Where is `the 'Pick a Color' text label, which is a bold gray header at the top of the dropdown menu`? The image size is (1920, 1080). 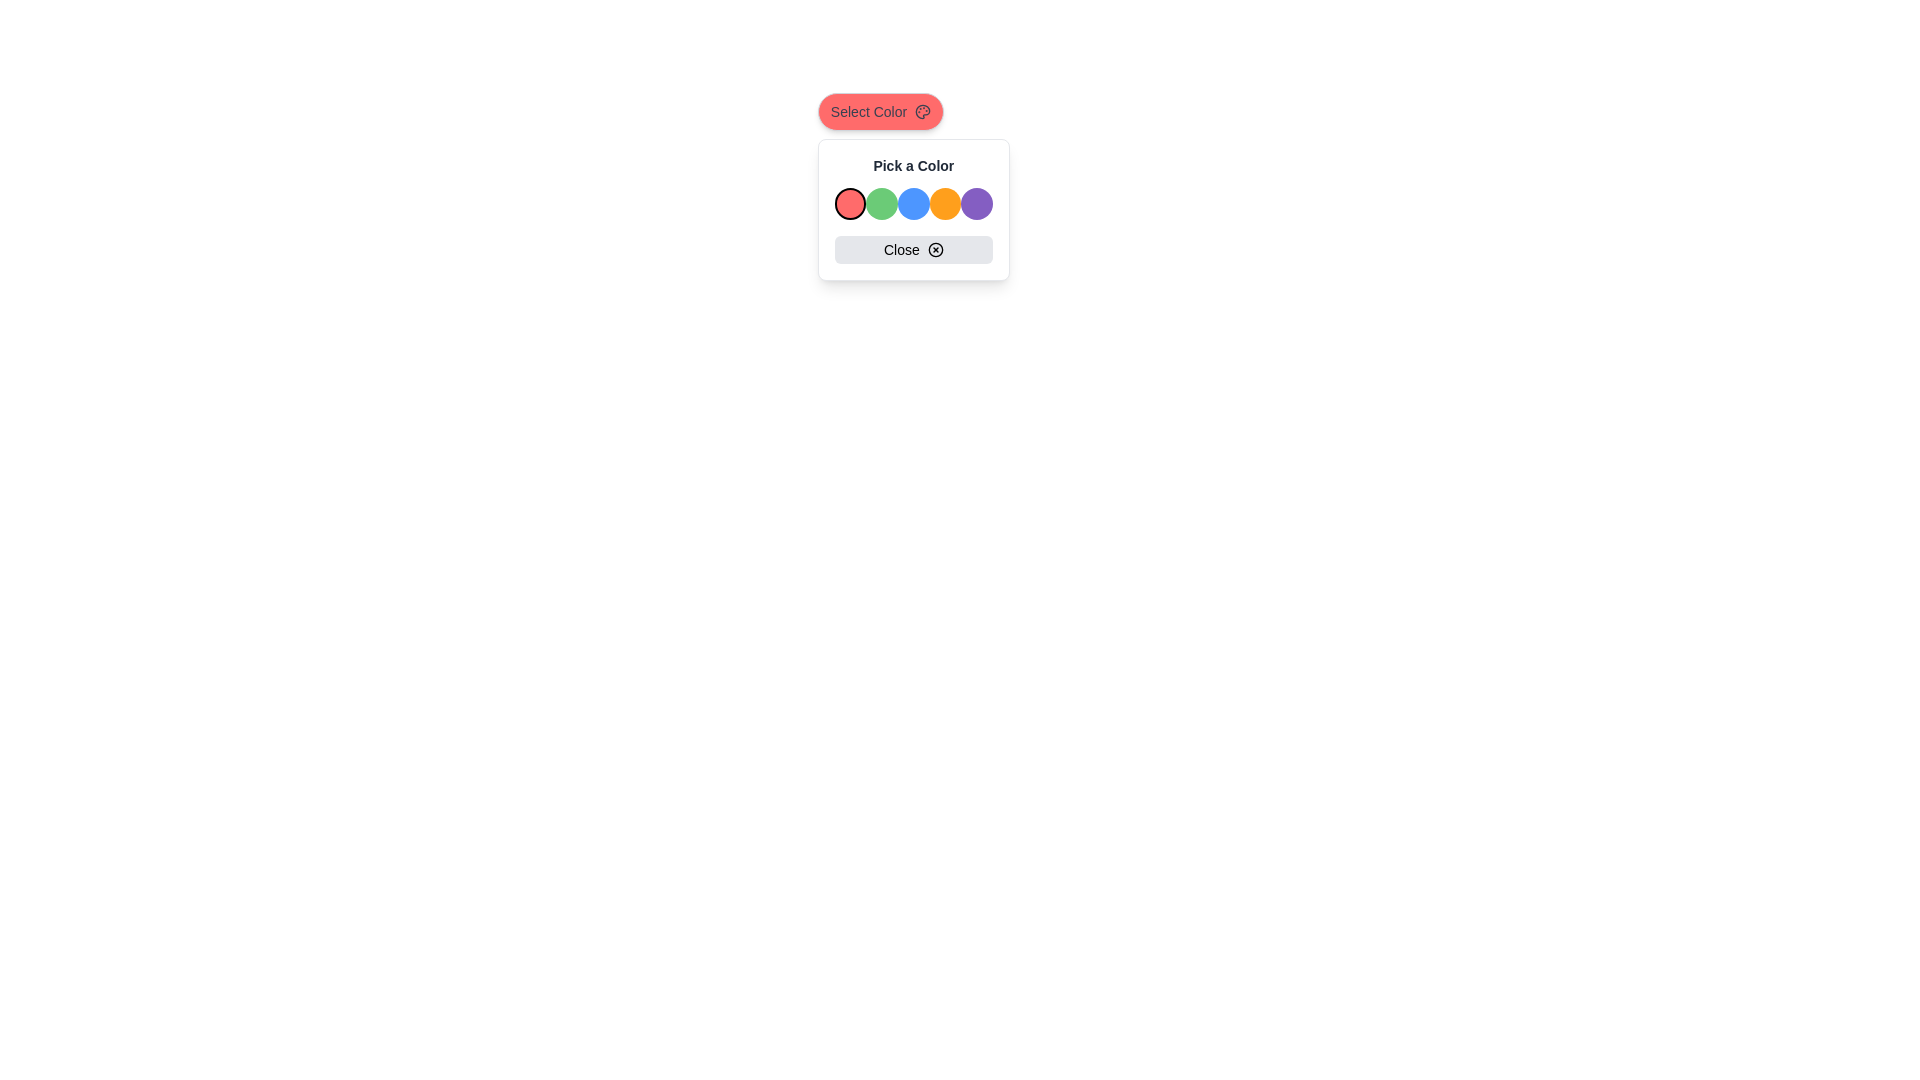
the 'Pick a Color' text label, which is a bold gray header at the top of the dropdown menu is located at coordinates (912, 164).